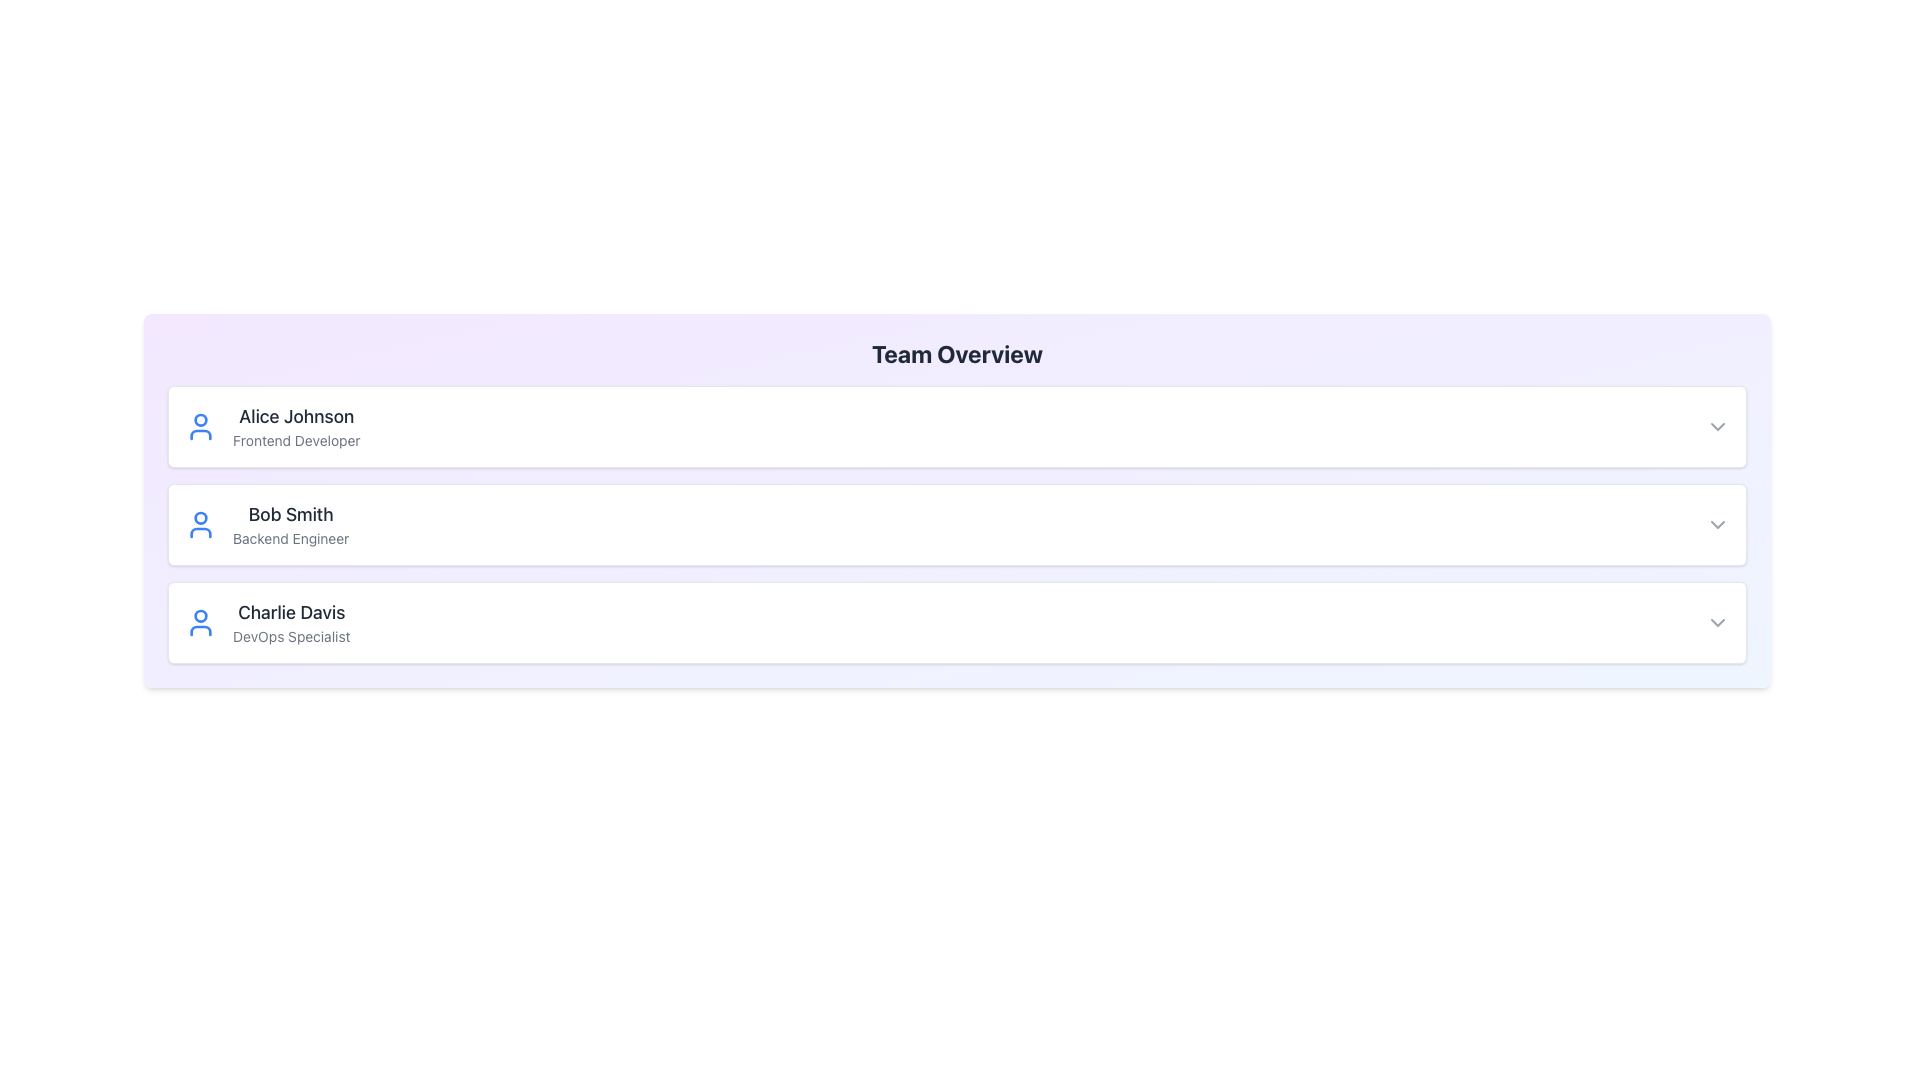  I want to click on the second personnel information card displaying 'Bob Smith' and 'Backend Engineer' in the 'Team Overview' section, so click(266, 523).